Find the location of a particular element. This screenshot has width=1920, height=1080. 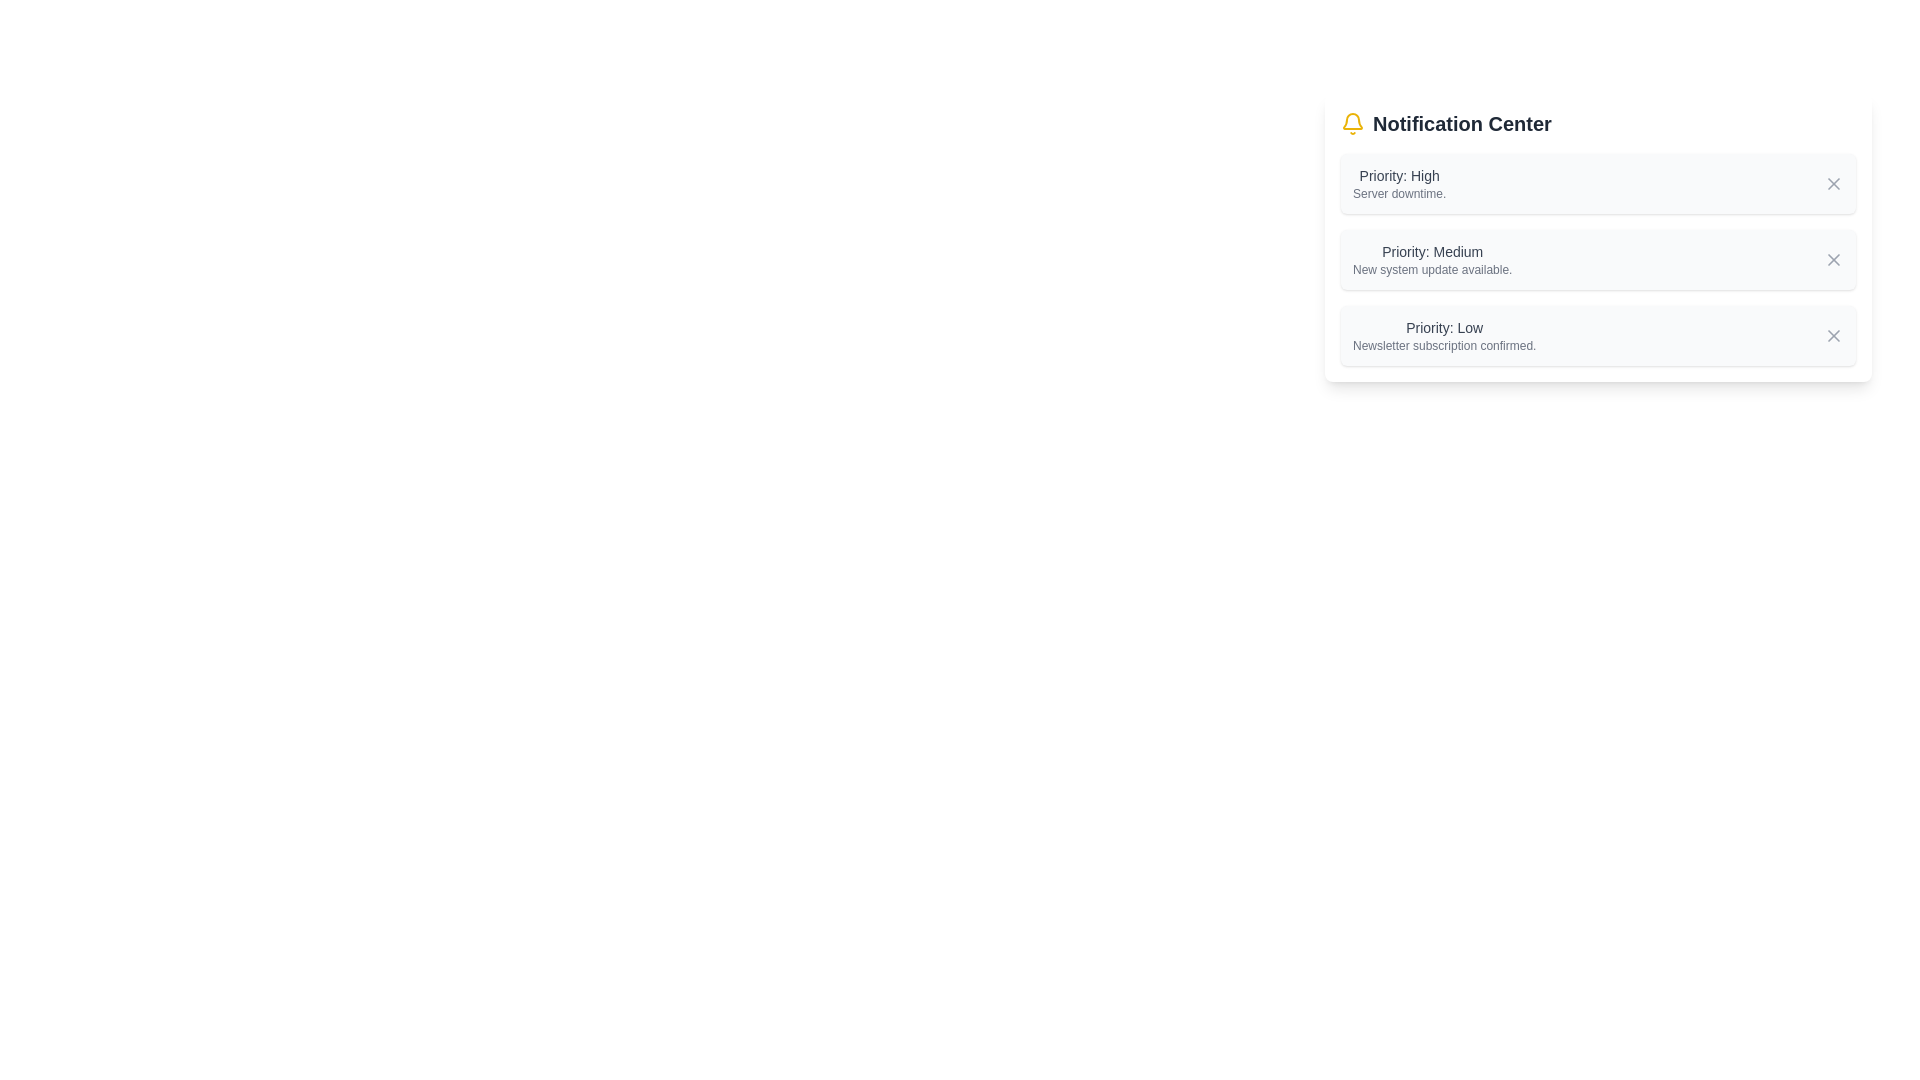

the notification with priority Medium is located at coordinates (1431, 258).